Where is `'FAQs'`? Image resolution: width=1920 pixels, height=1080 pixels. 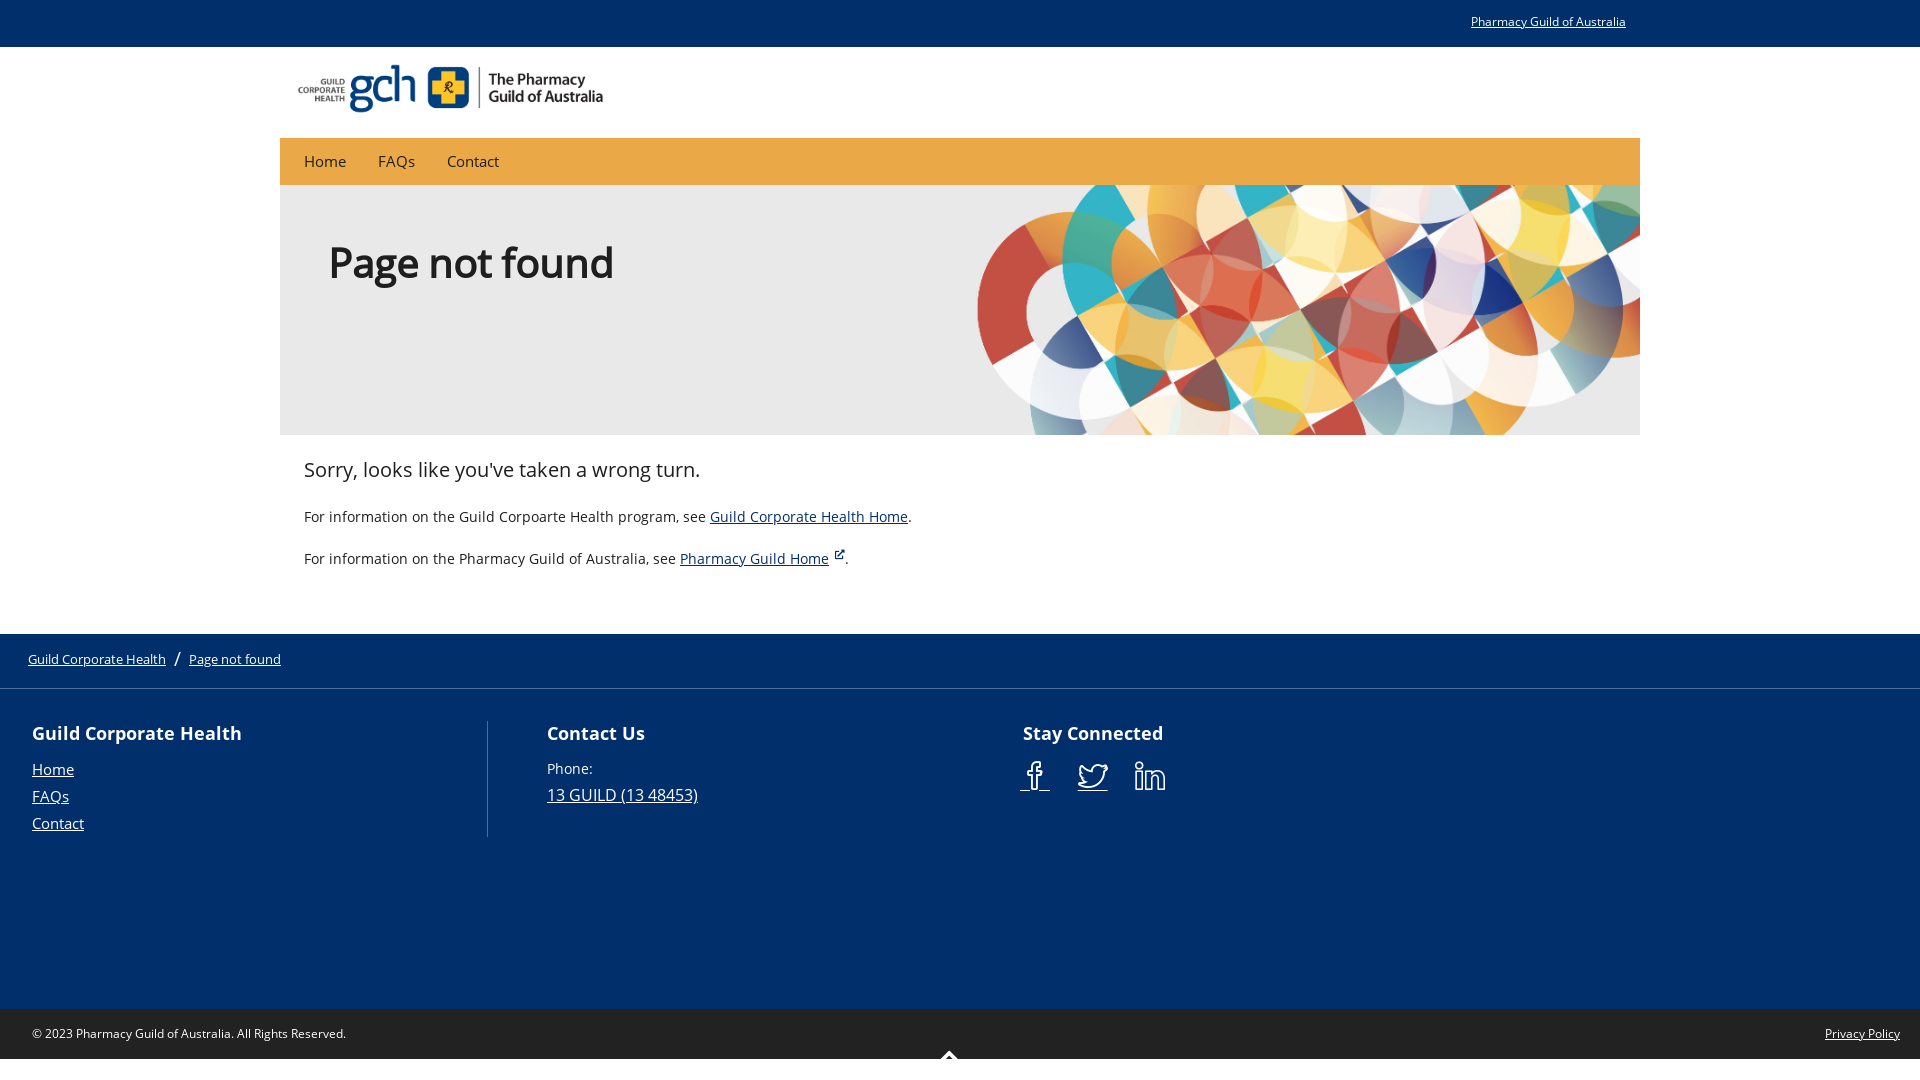 'FAQs' is located at coordinates (50, 794).